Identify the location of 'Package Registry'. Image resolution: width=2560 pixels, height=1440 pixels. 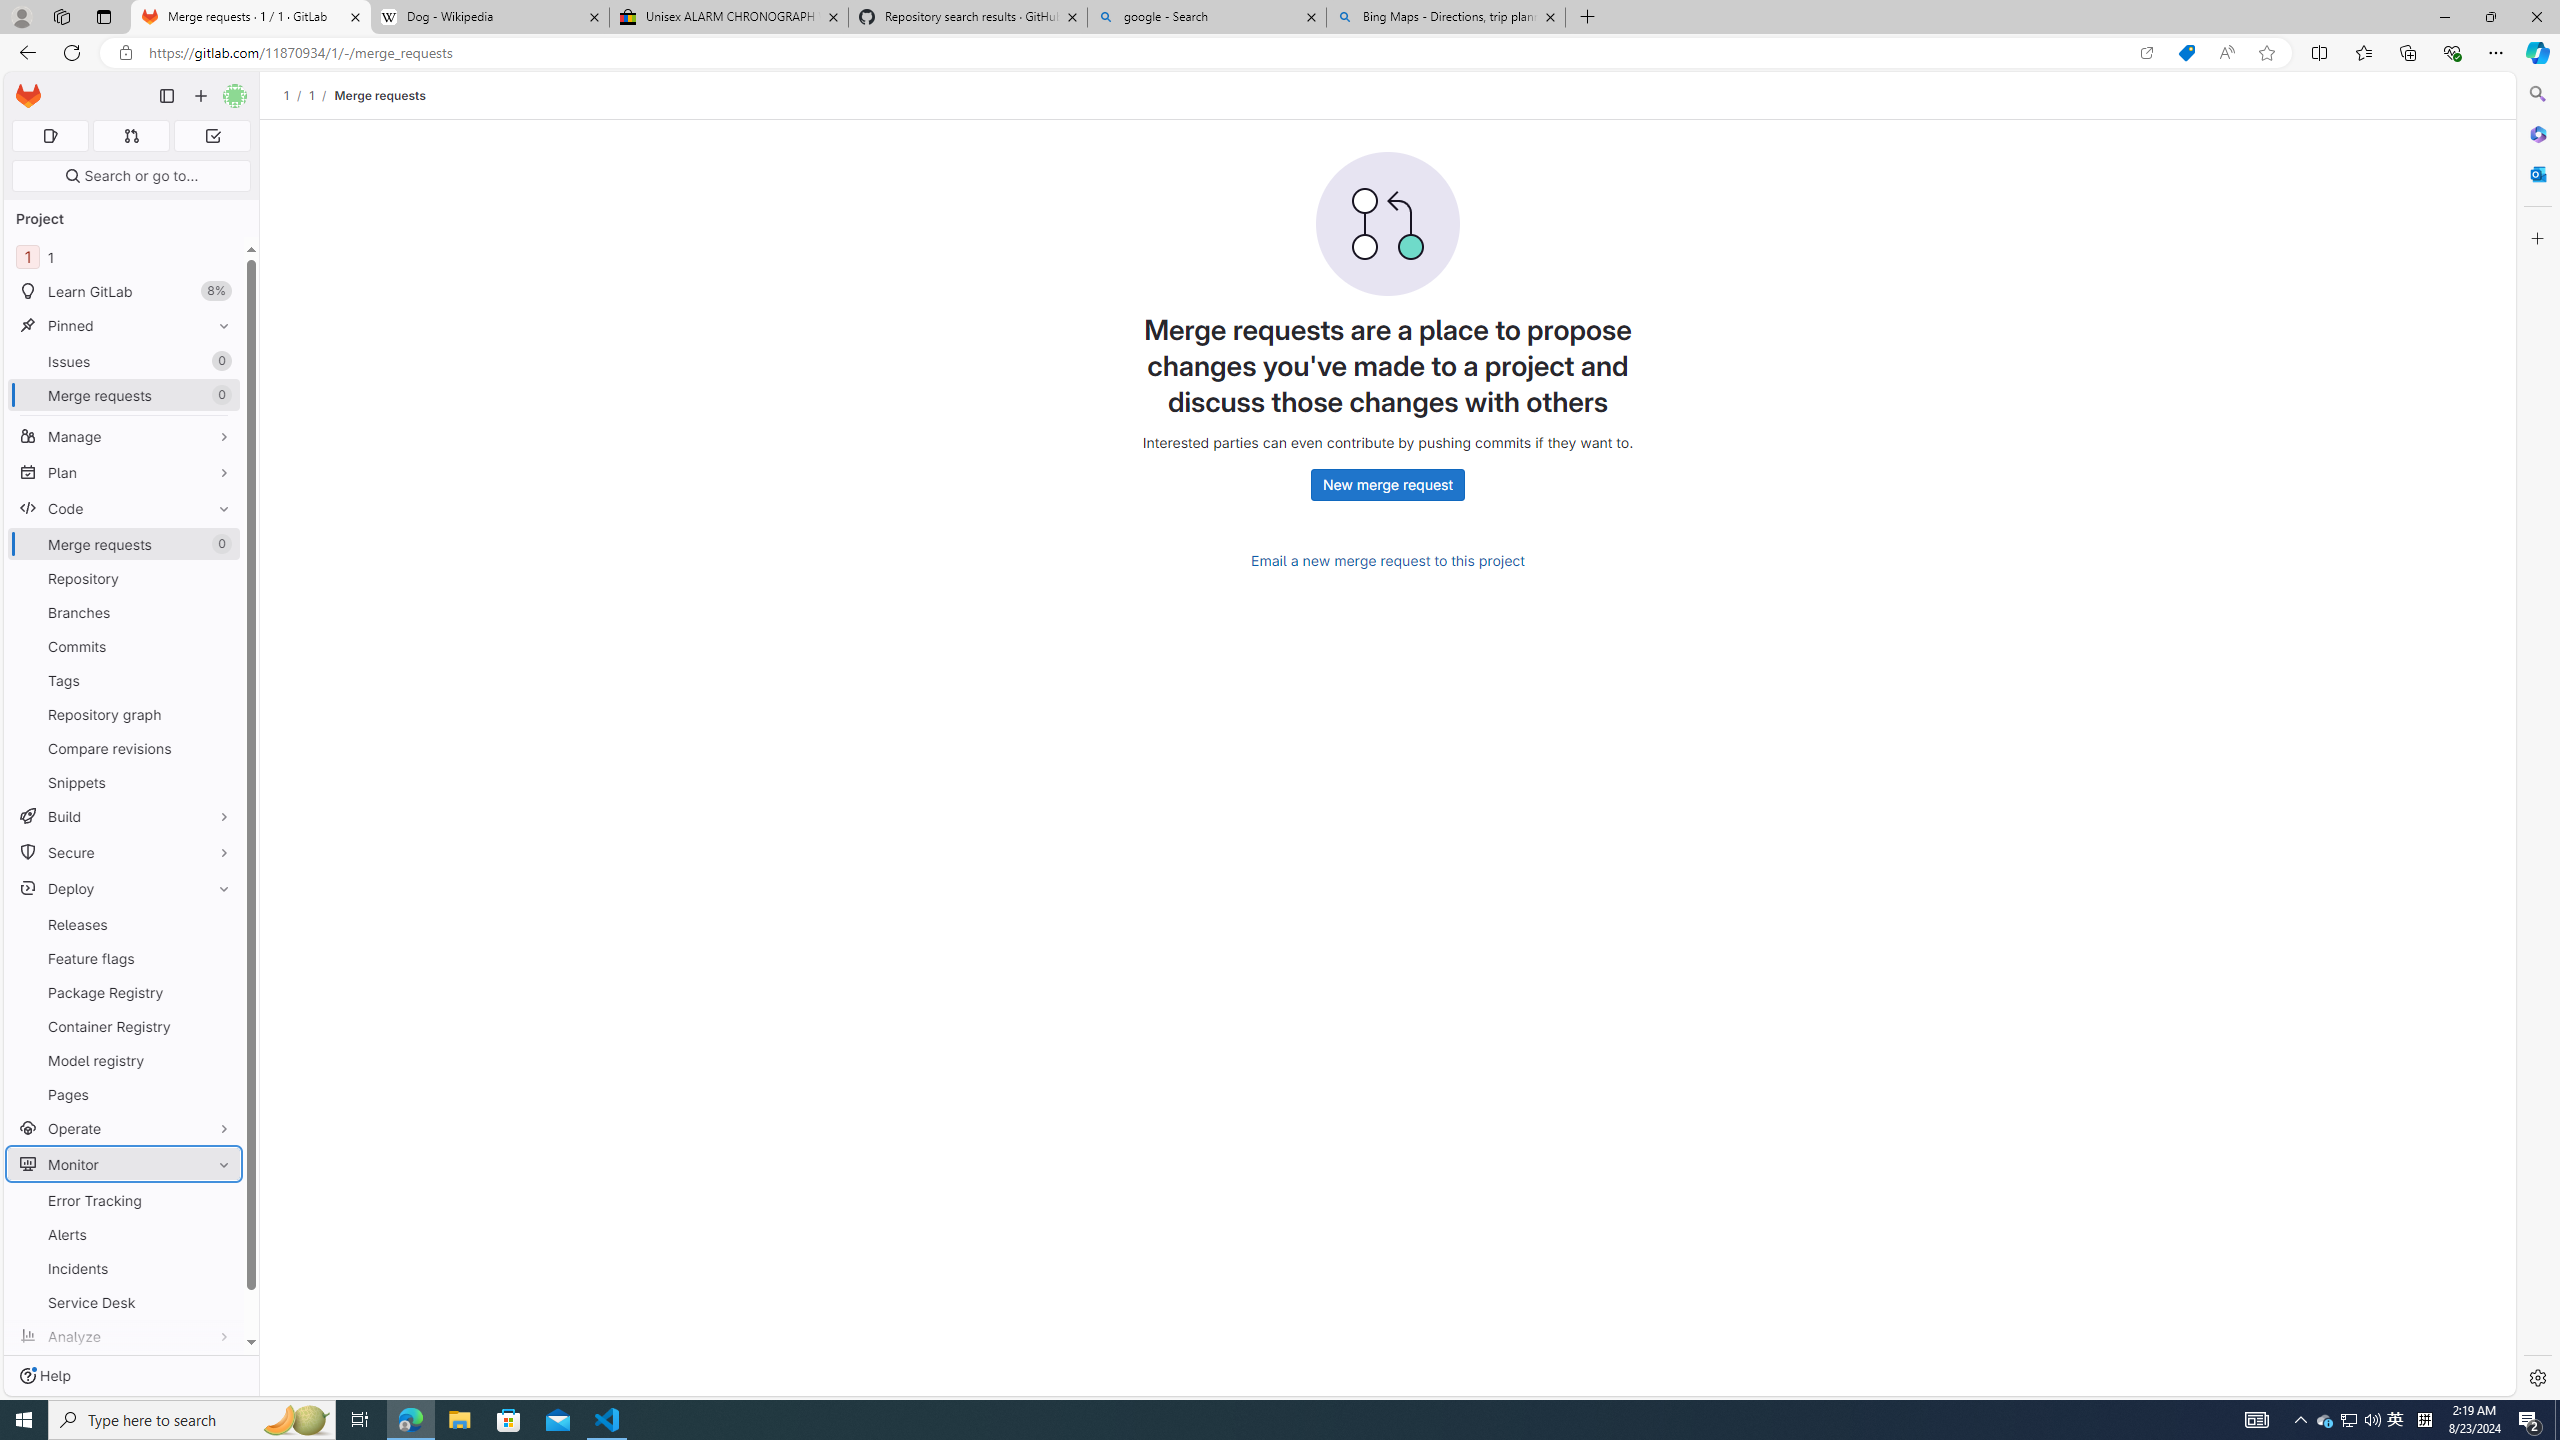
(123, 991).